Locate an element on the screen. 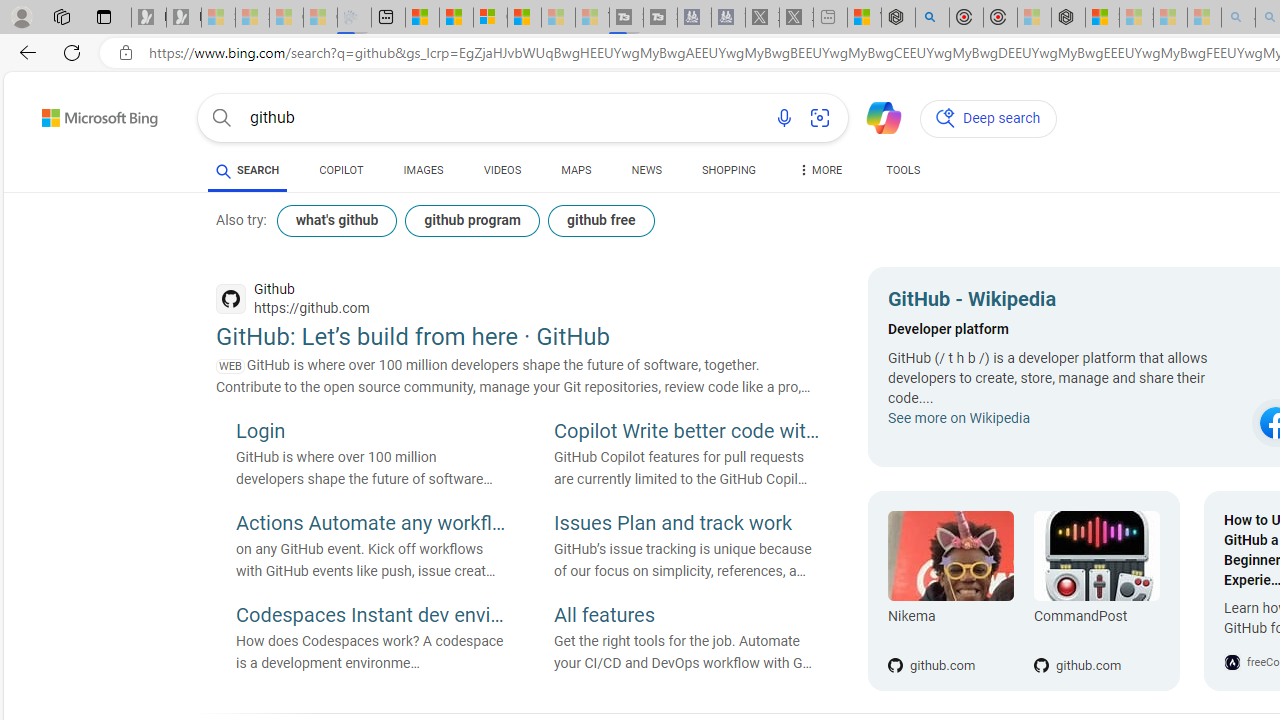 The image size is (1280, 720). 'Streaming Coverage | T3 - Sleeping' is located at coordinates (625, 17).